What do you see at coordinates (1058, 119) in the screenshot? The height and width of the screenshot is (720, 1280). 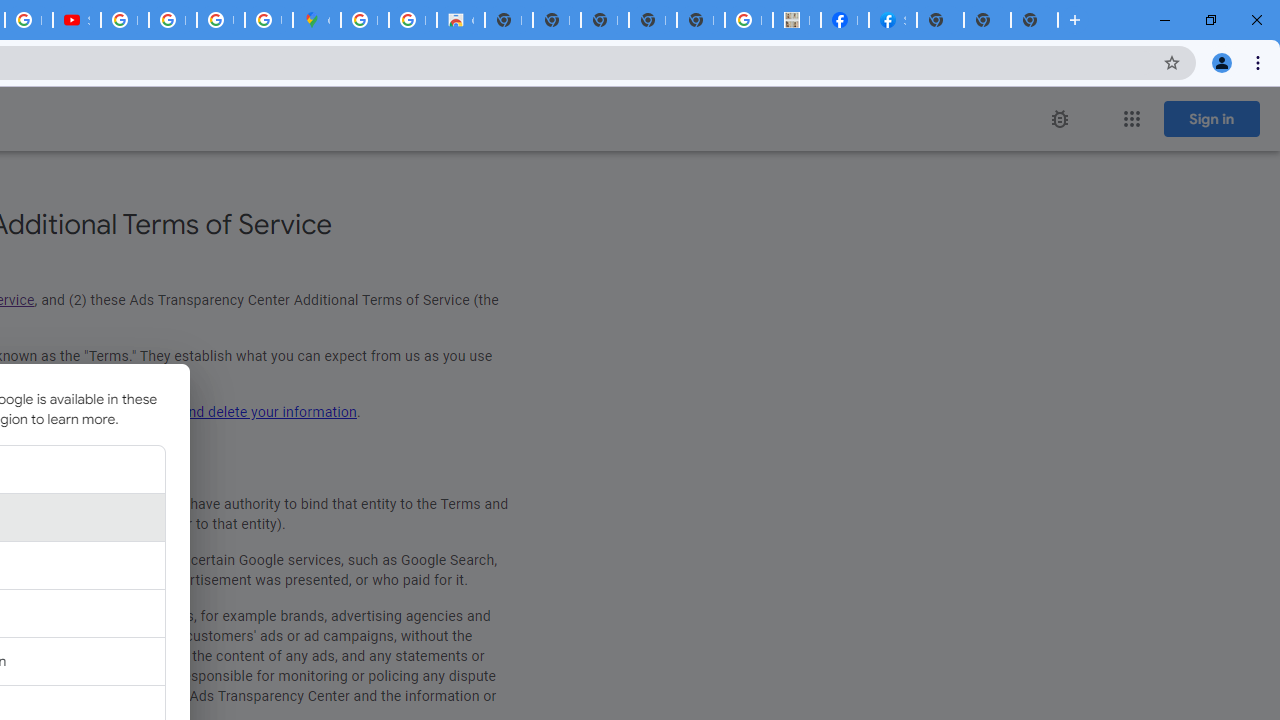 I see `'To get missing image descriptions, open the context menu.'` at bounding box center [1058, 119].